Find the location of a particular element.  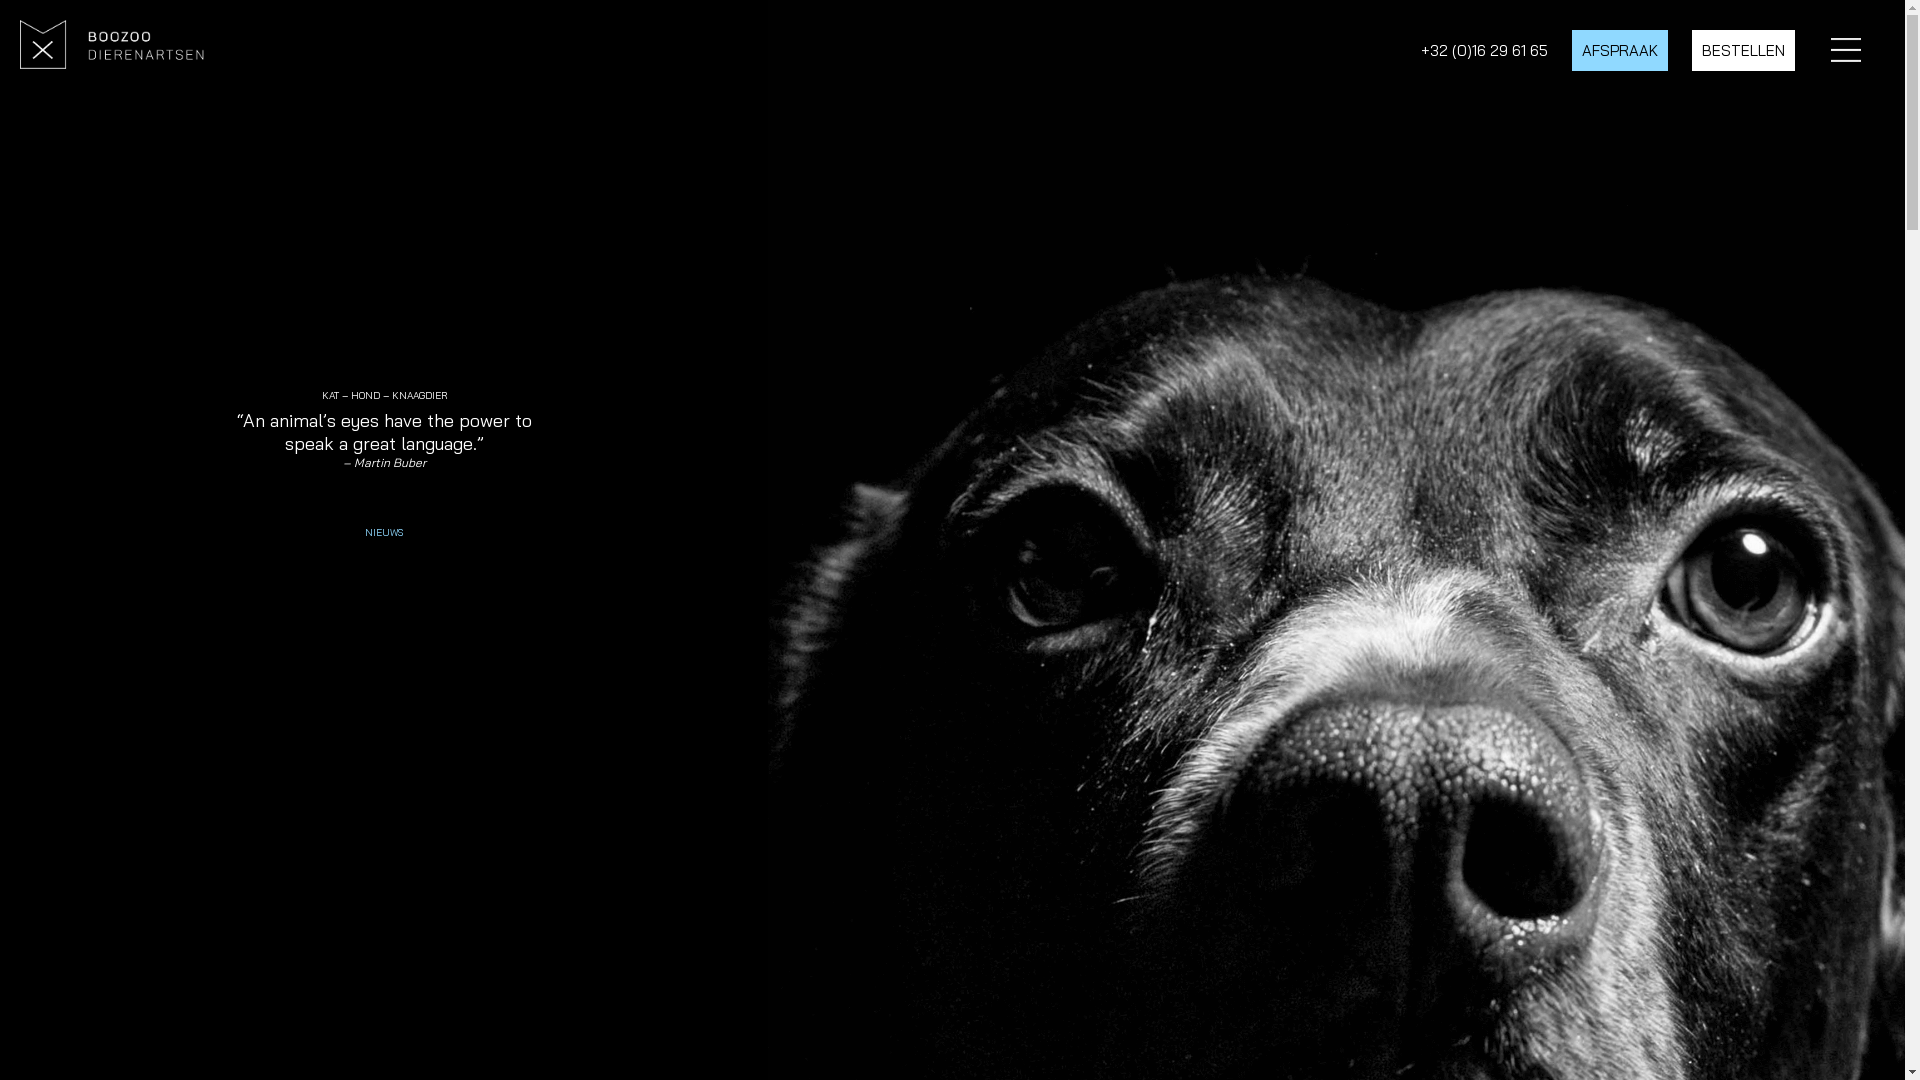

'AFSPRAAK' is located at coordinates (1620, 49).